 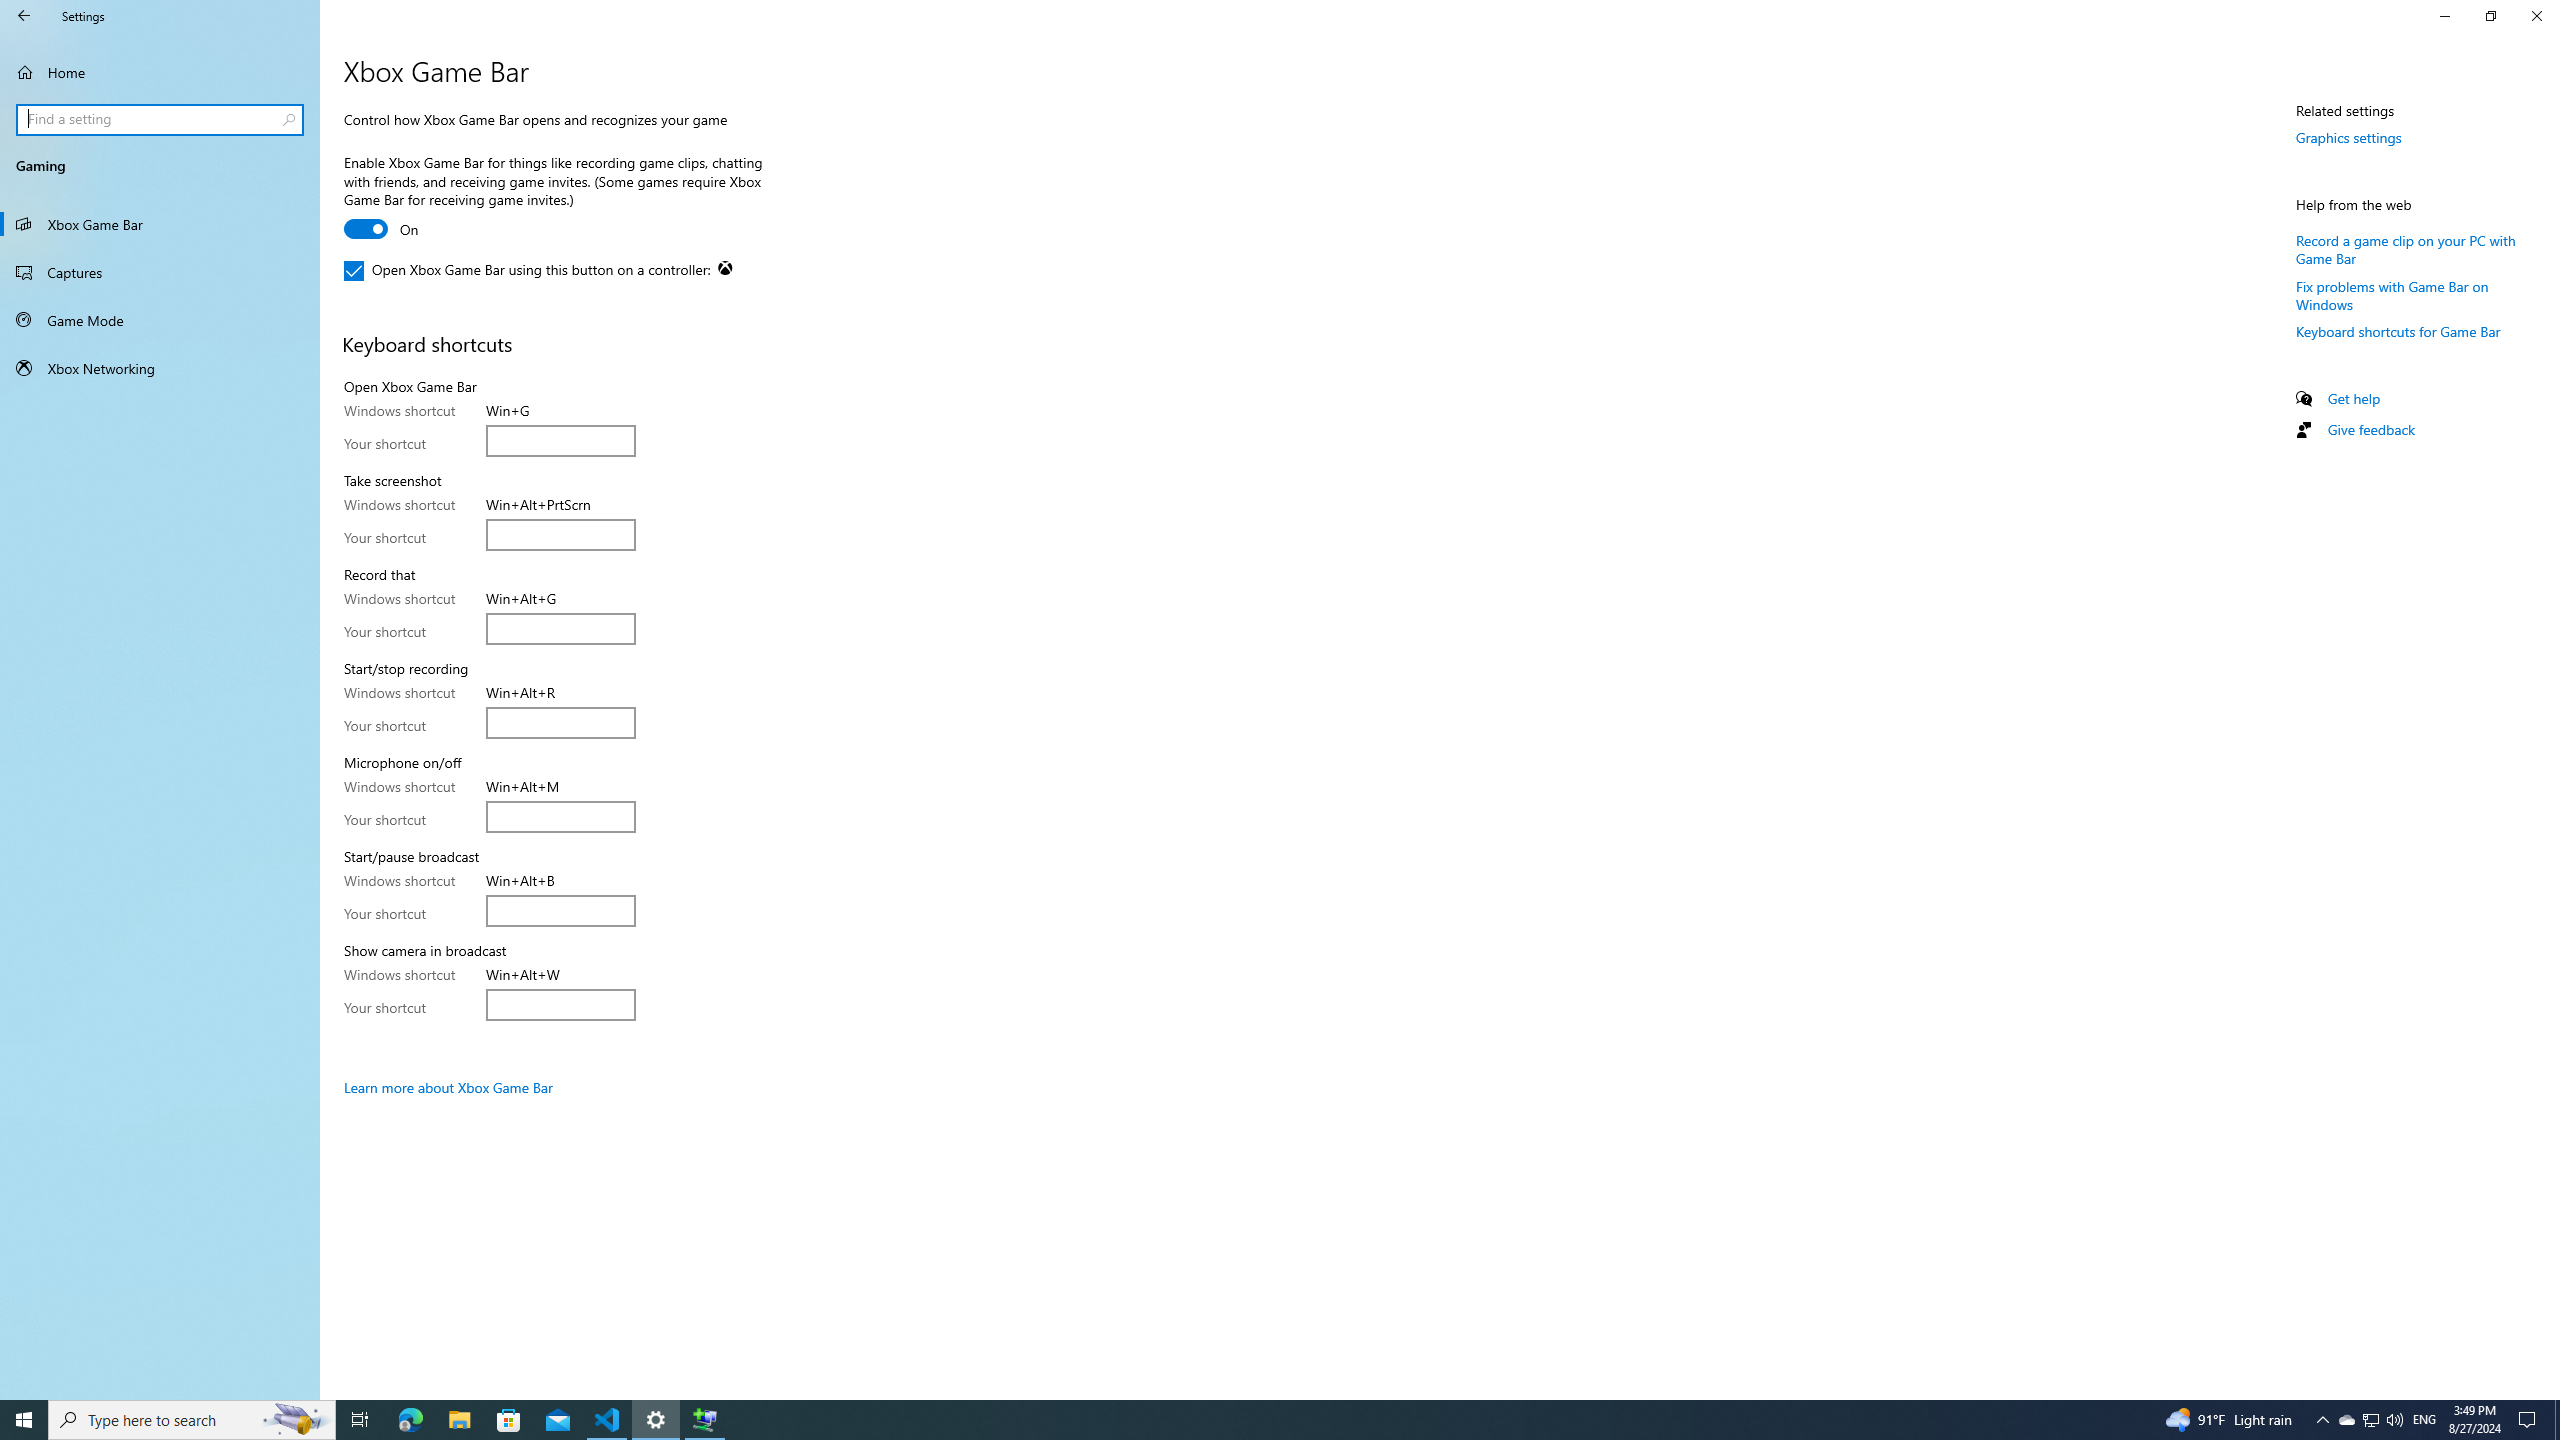 I want to click on 'Fix problems with Game Bar on Windows', so click(x=2392, y=294).